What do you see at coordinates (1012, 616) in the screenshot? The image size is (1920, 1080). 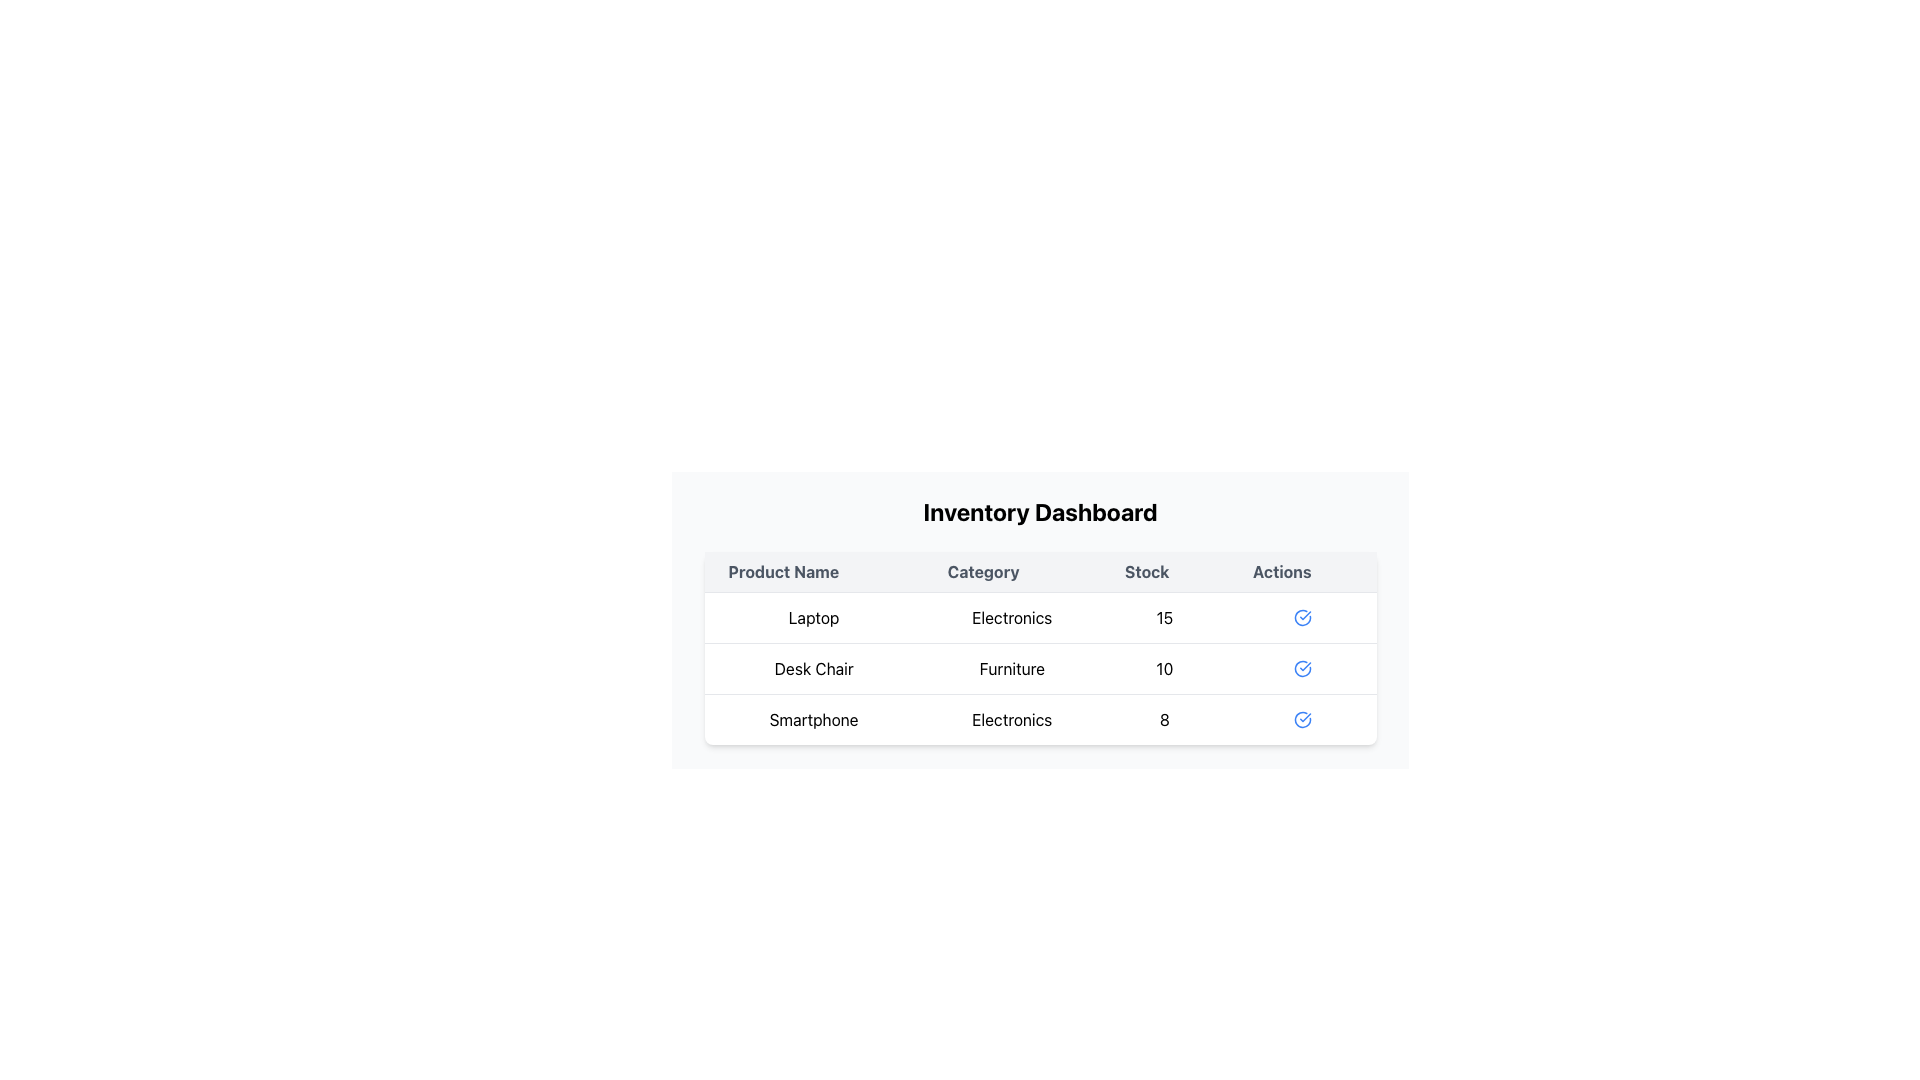 I see `the 'Electronics' text label in the 'Category' column of the 'Inventory Dashboard' table` at bounding box center [1012, 616].